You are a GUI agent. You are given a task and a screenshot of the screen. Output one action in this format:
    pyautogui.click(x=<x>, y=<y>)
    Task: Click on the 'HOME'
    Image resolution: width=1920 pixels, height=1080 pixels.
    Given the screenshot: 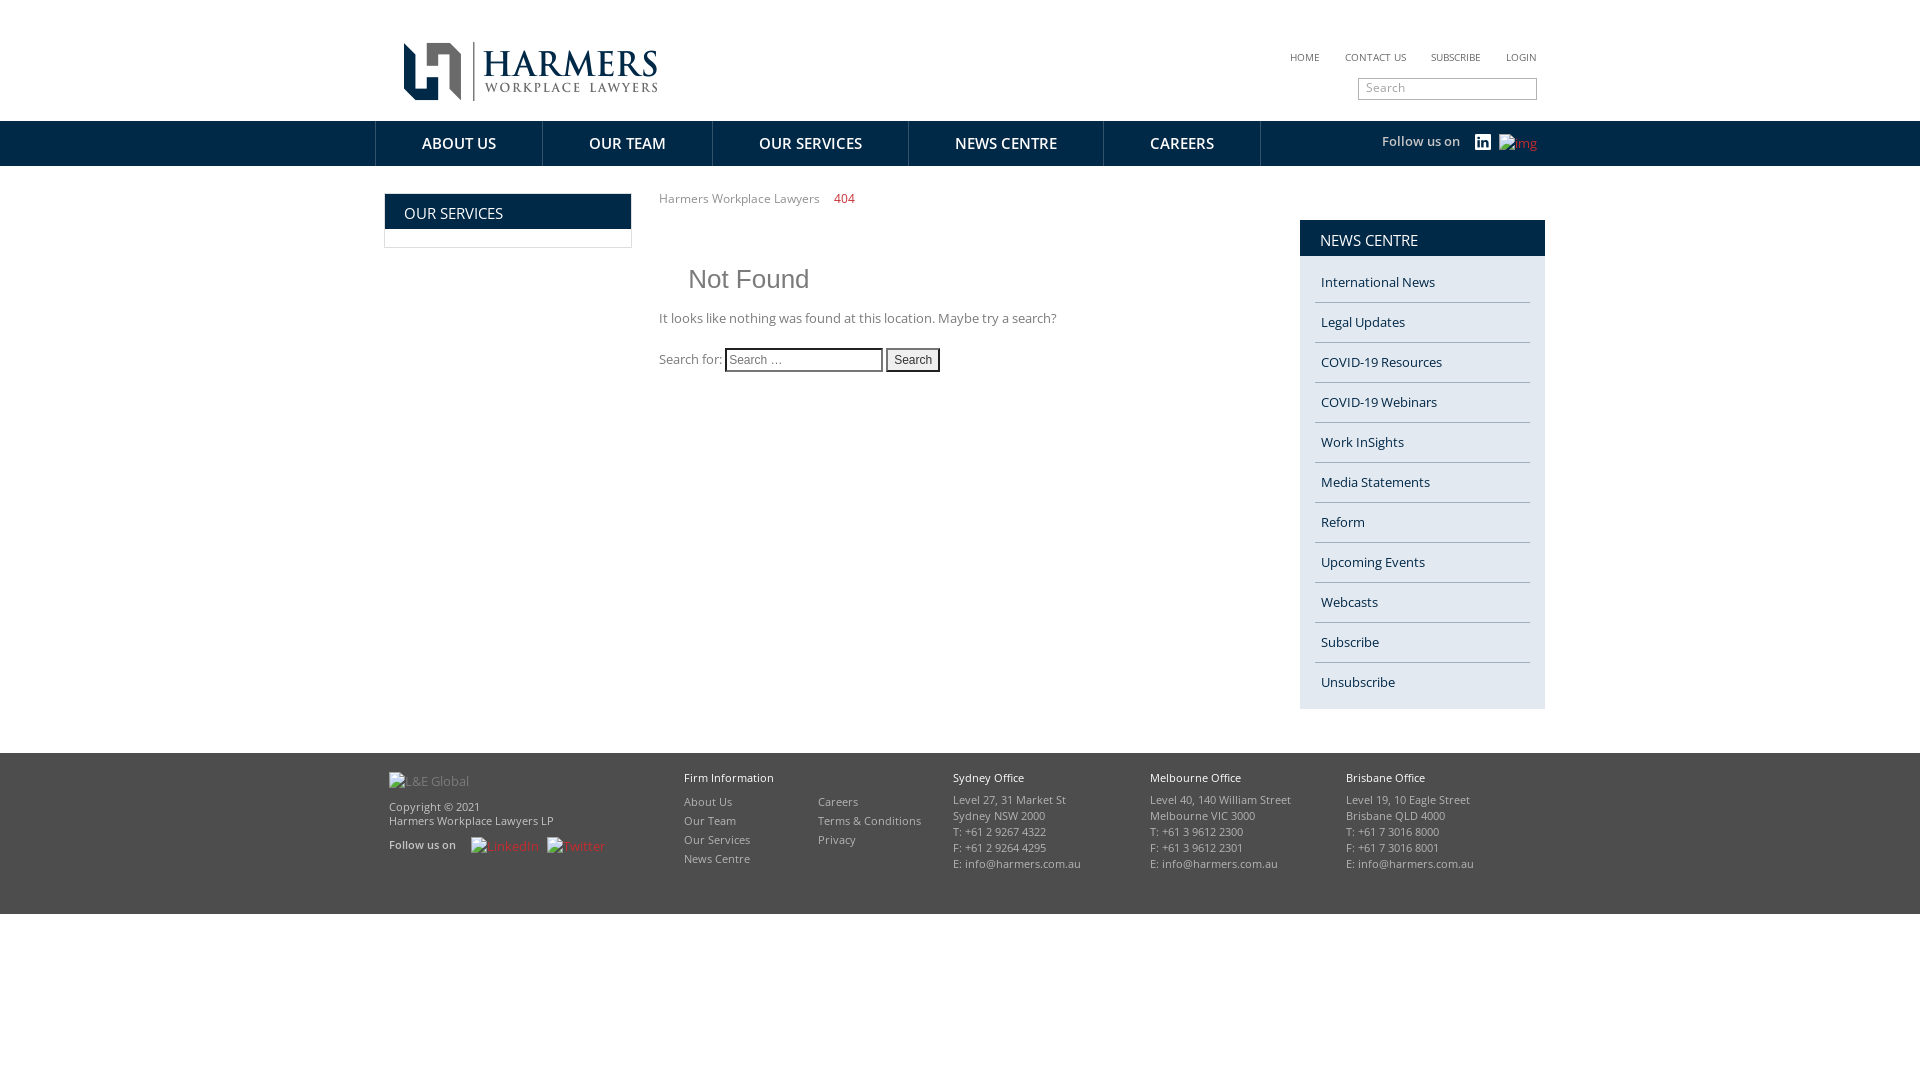 What is the action you would take?
    pyautogui.click(x=1290, y=56)
    